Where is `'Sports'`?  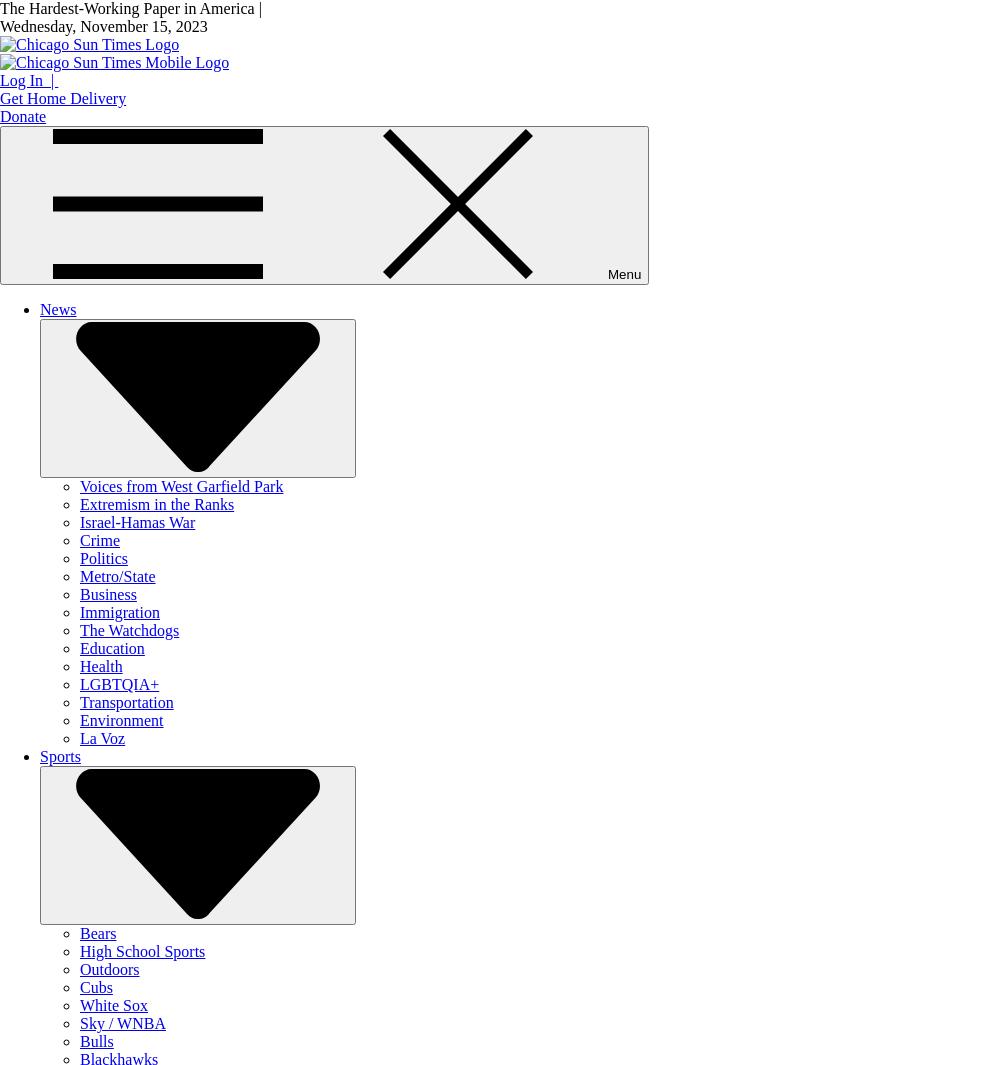 'Sports' is located at coordinates (60, 756).